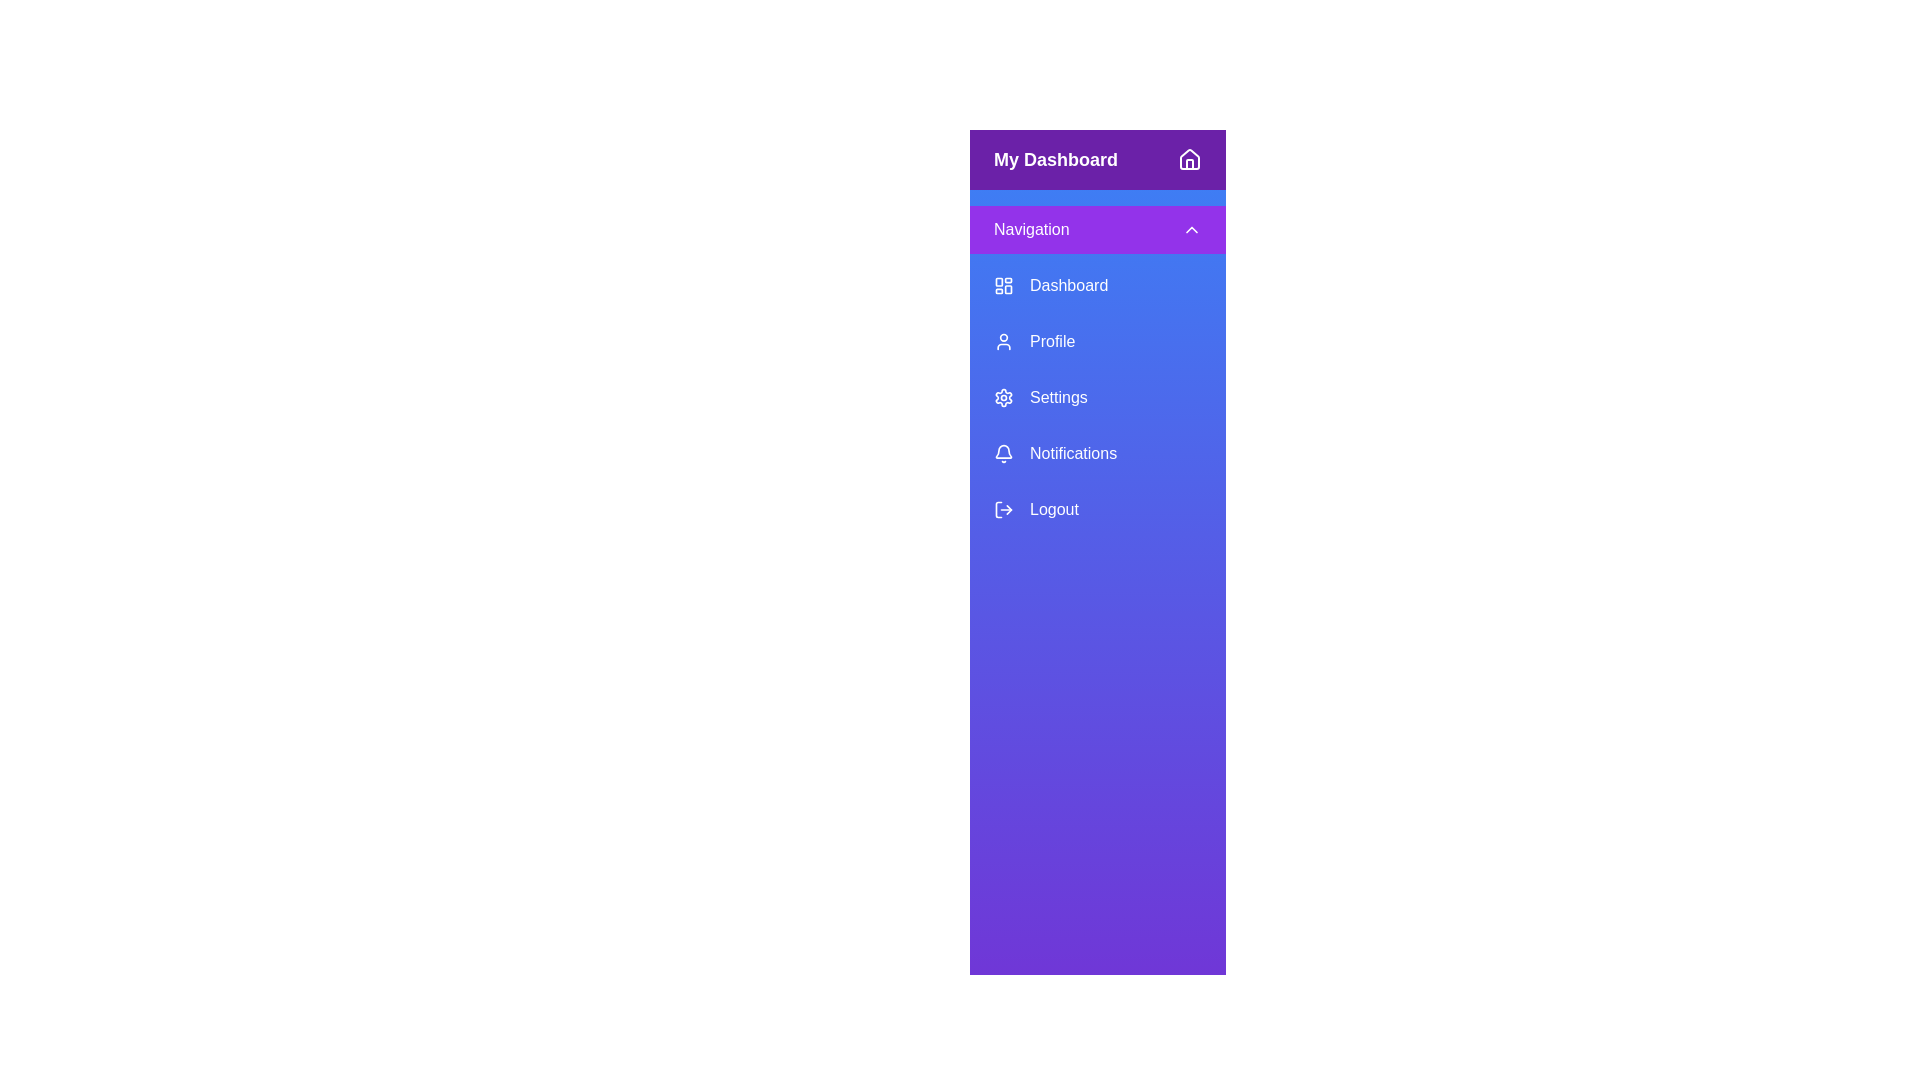  Describe the element at coordinates (1003, 397) in the screenshot. I see `the 'Settings' icon located in the navigation menu, which represents the settings functionality and is visually identifiable as part of the third option in the vertical list` at that location.